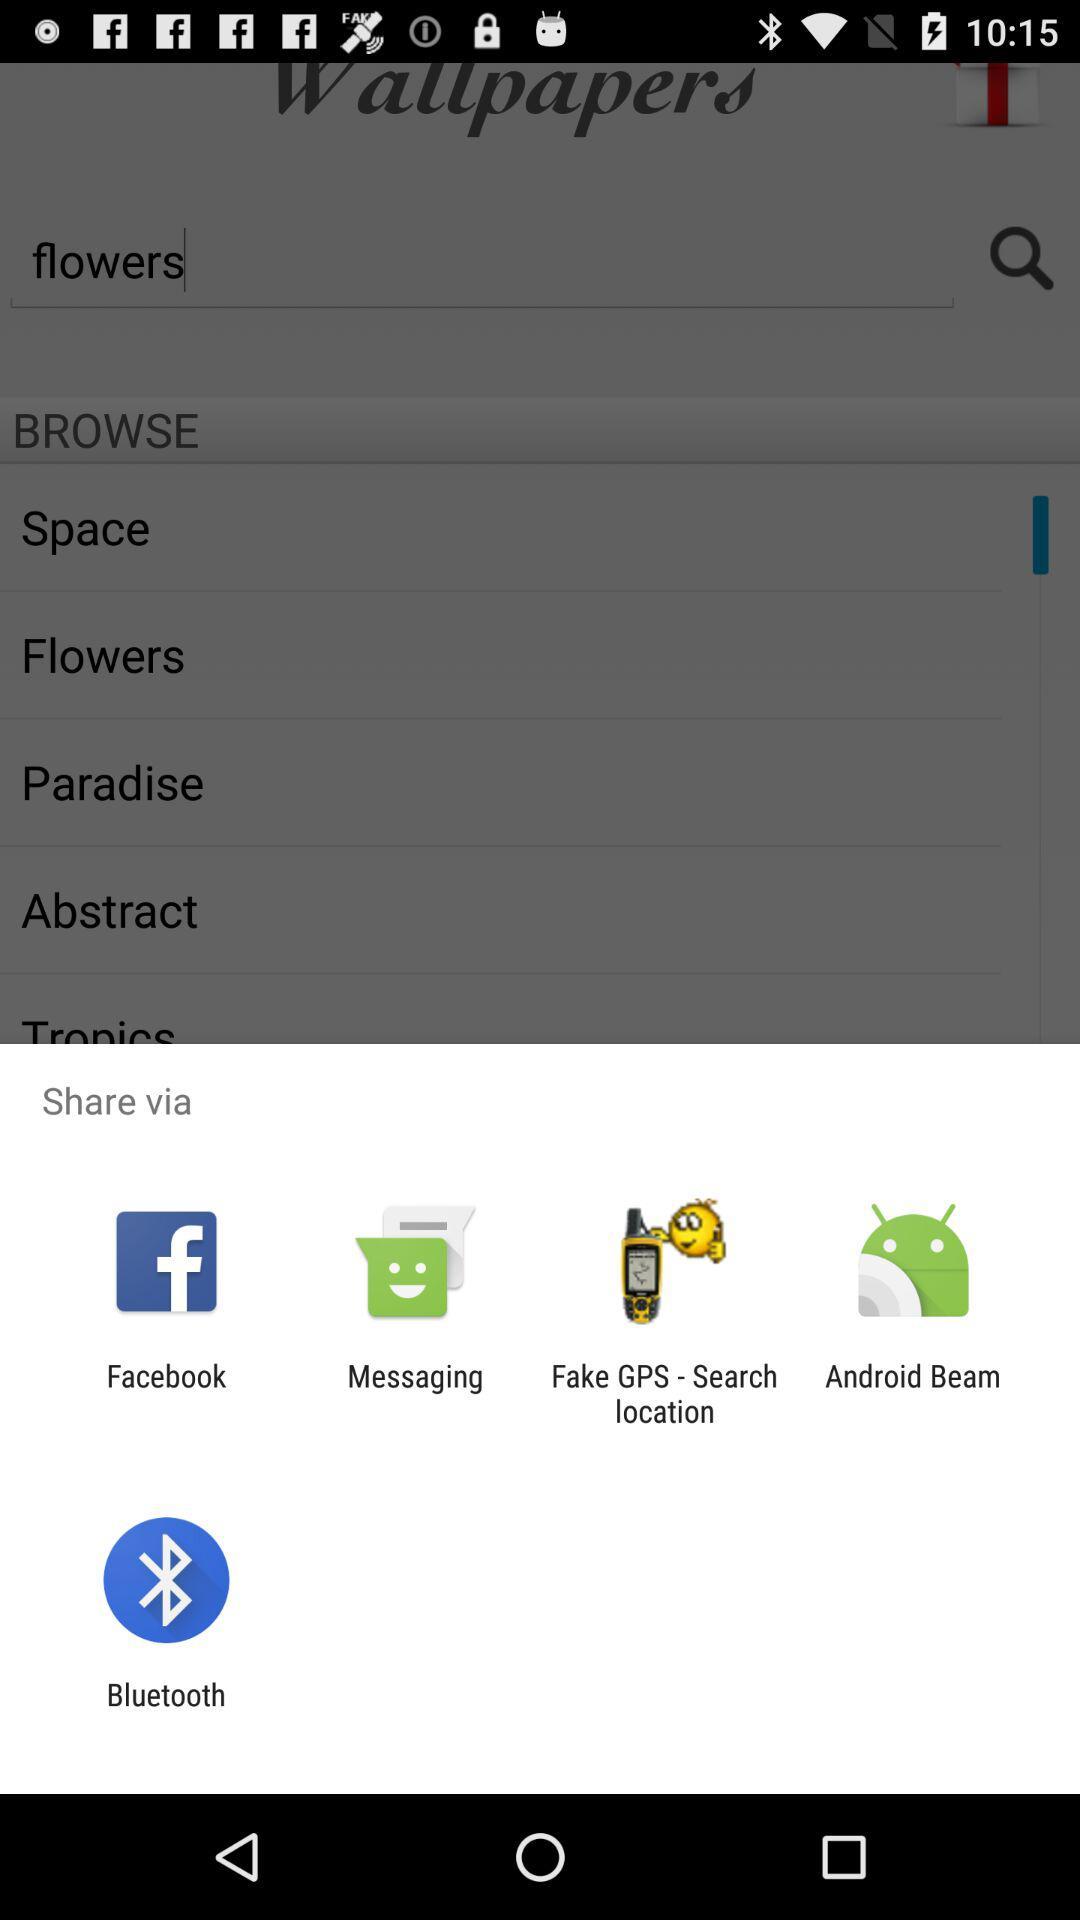  I want to click on app to the left of the fake gps search, so click(414, 1392).